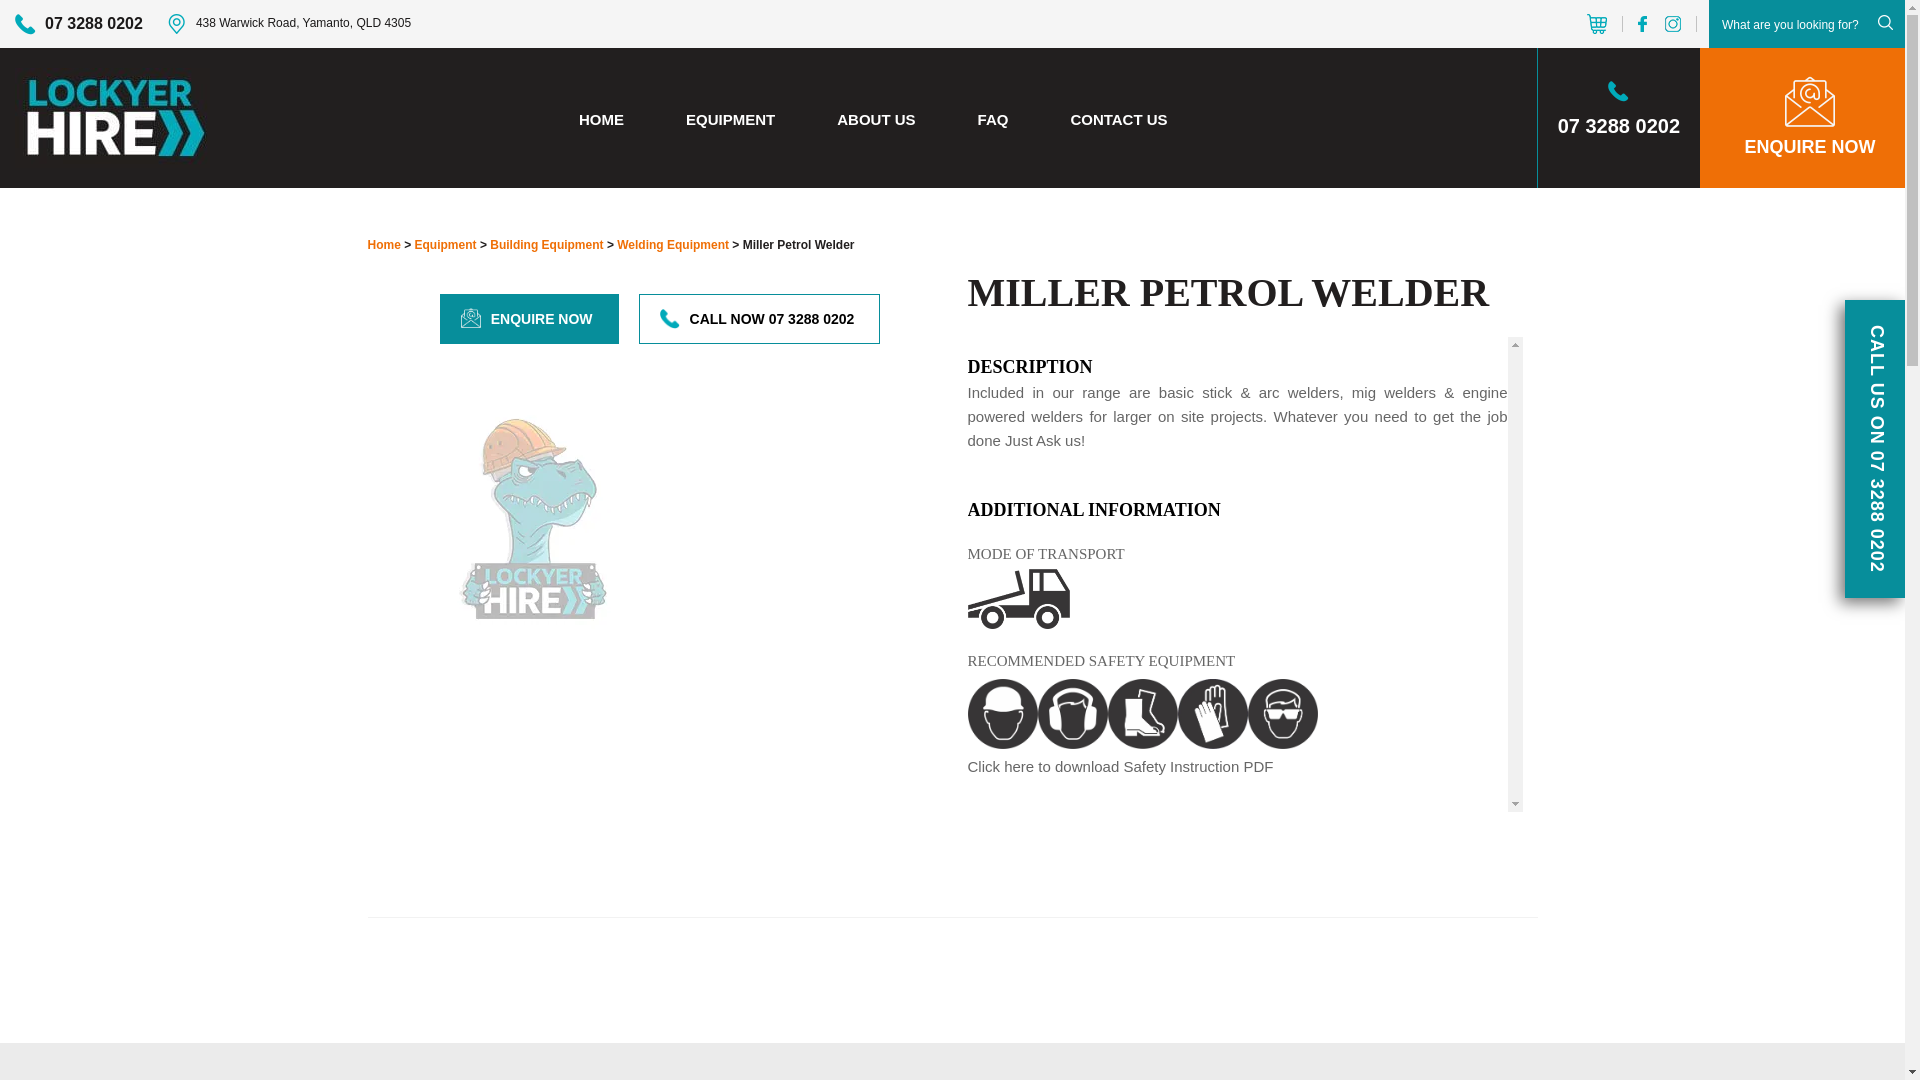 Image resolution: width=1920 pixels, height=1080 pixels. I want to click on 'Building Equipment', so click(548, 244).